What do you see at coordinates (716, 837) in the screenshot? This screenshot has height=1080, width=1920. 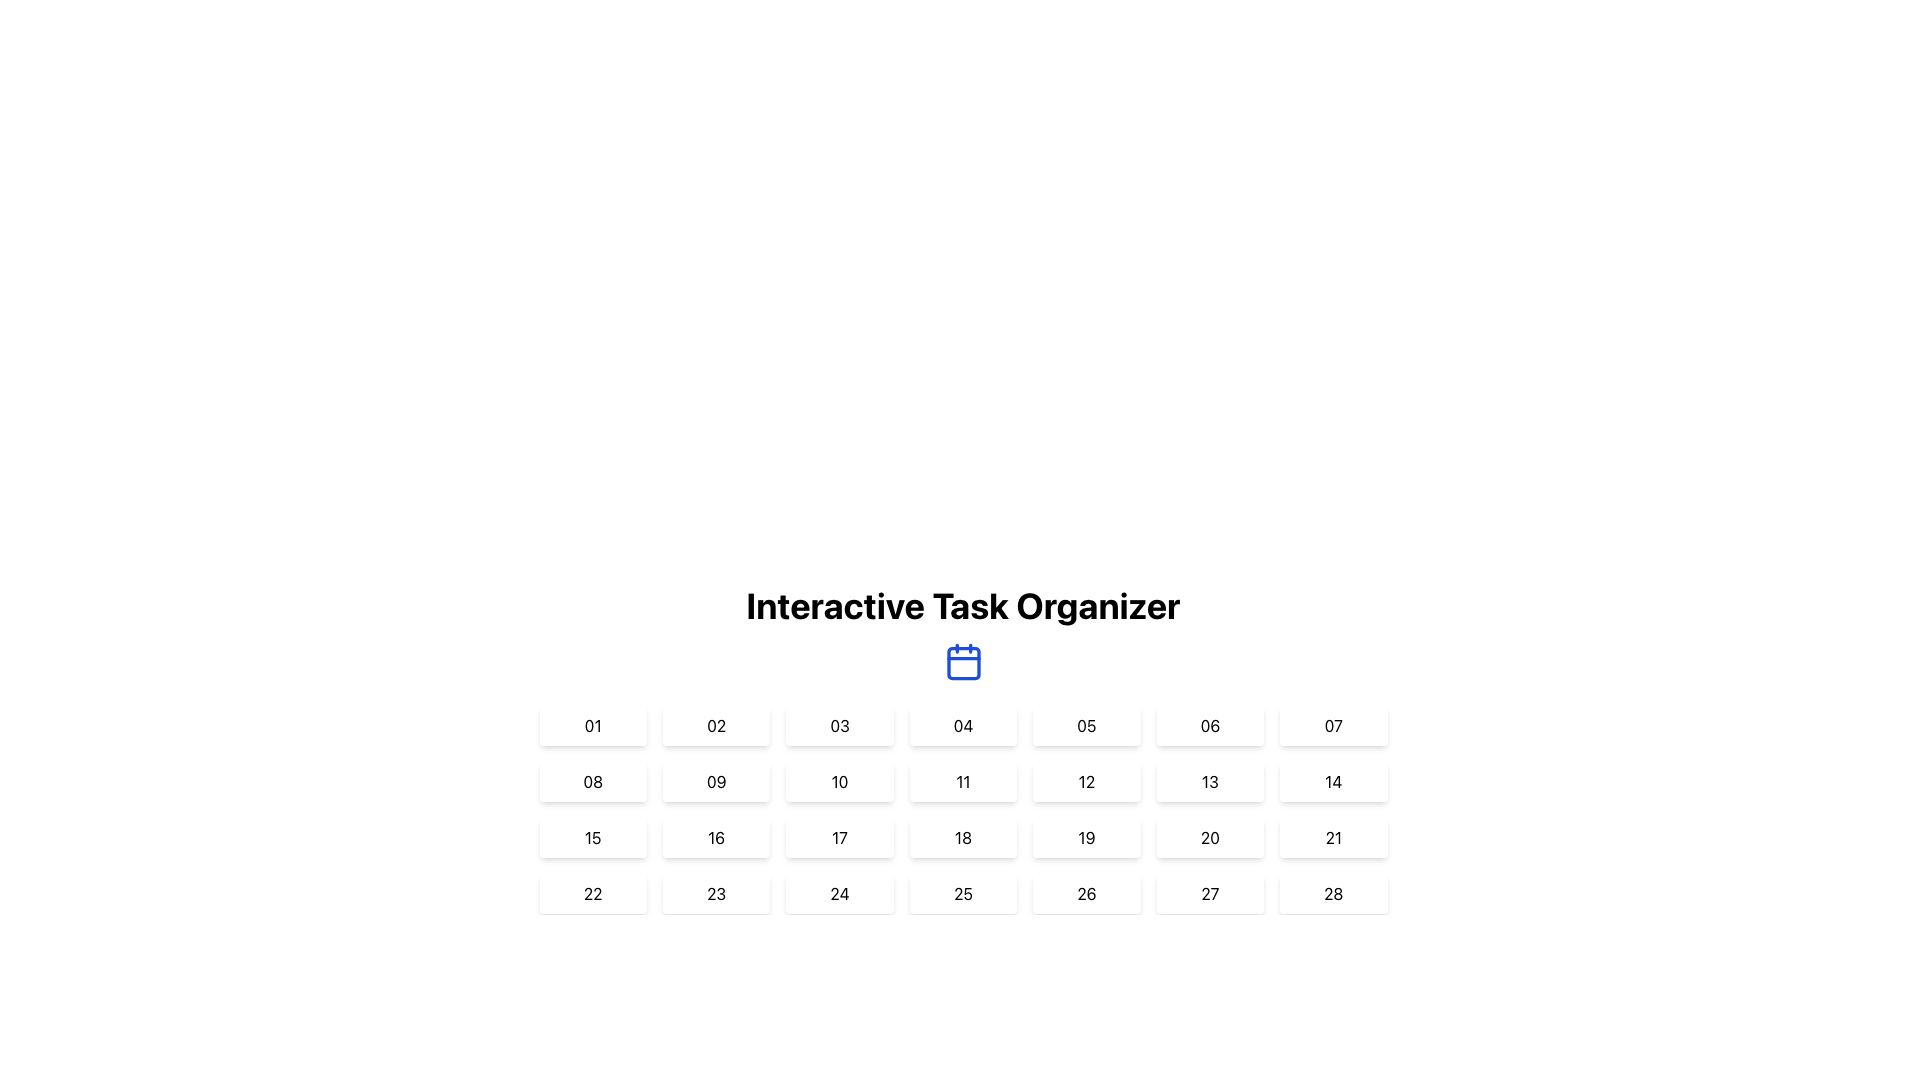 I see `the button representing the value '16' in the calendar grid` at bounding box center [716, 837].